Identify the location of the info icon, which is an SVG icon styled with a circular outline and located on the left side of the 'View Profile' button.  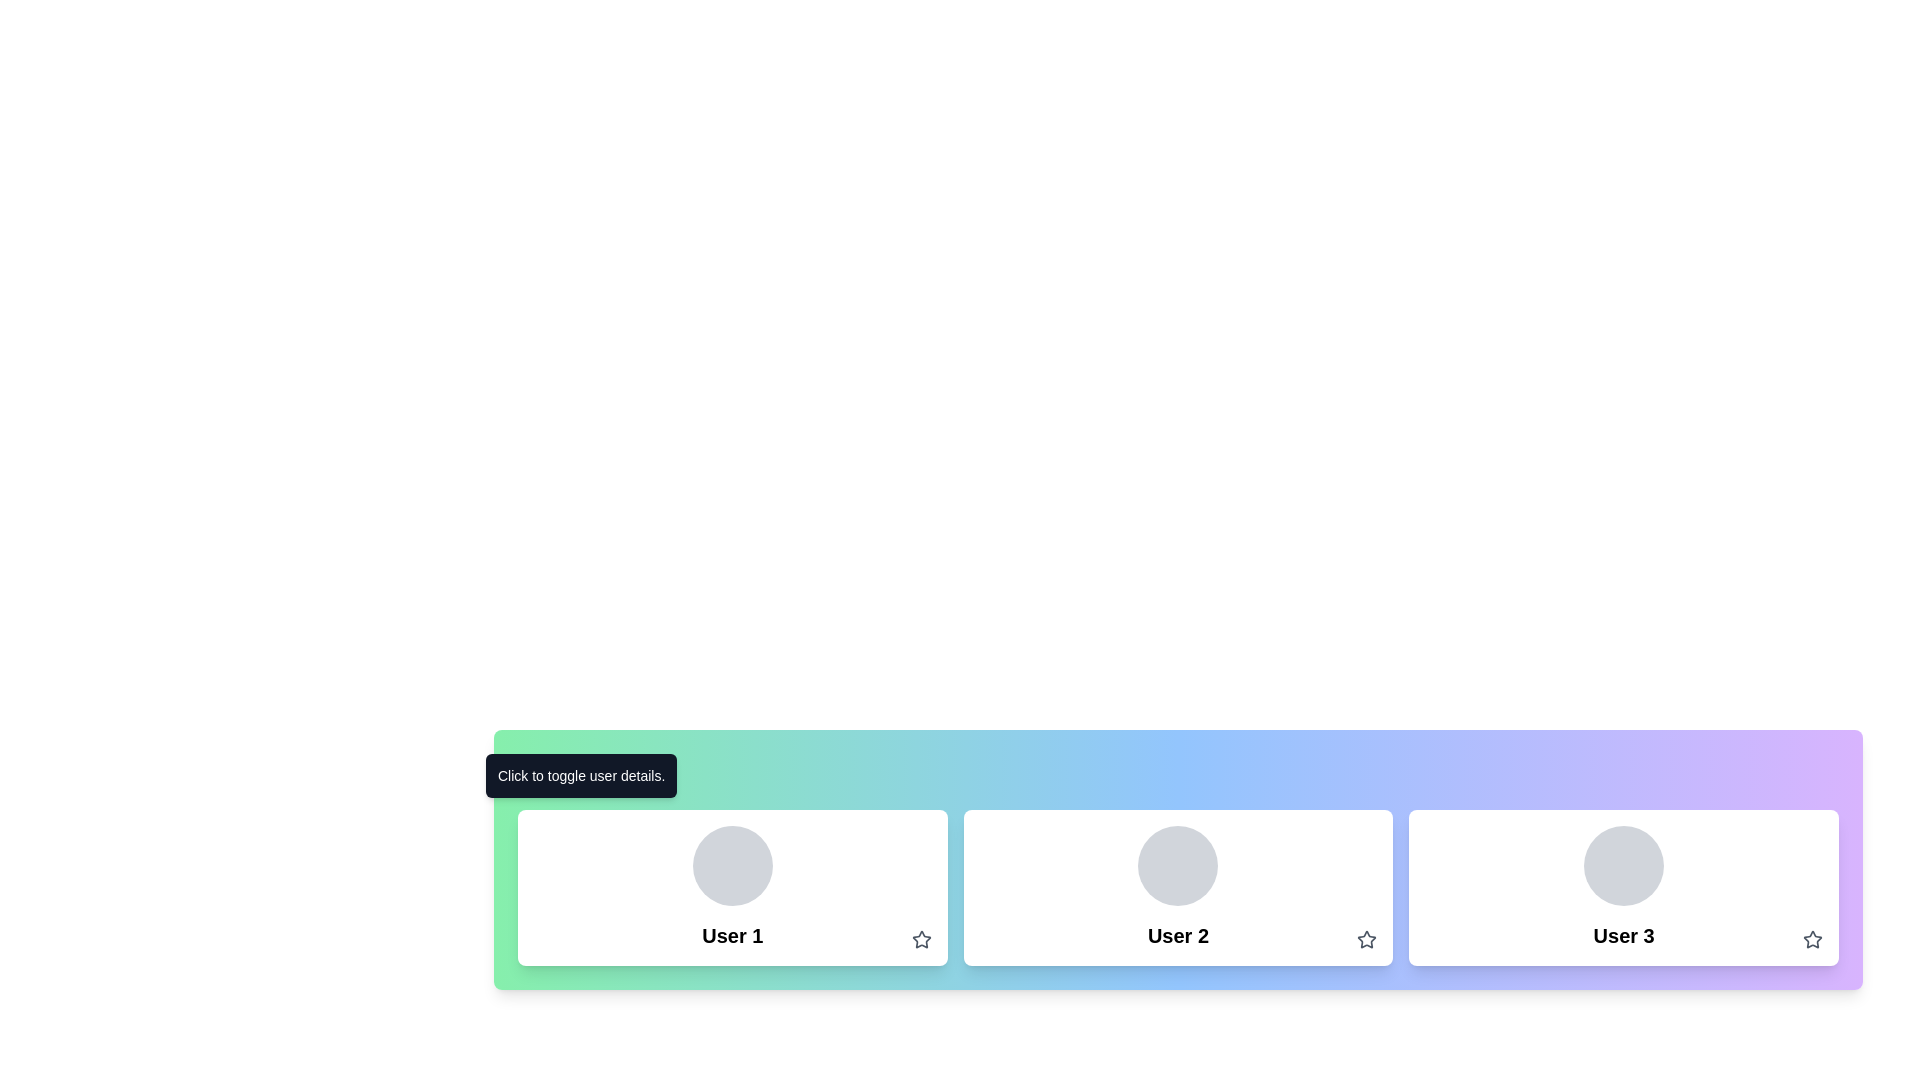
(543, 773).